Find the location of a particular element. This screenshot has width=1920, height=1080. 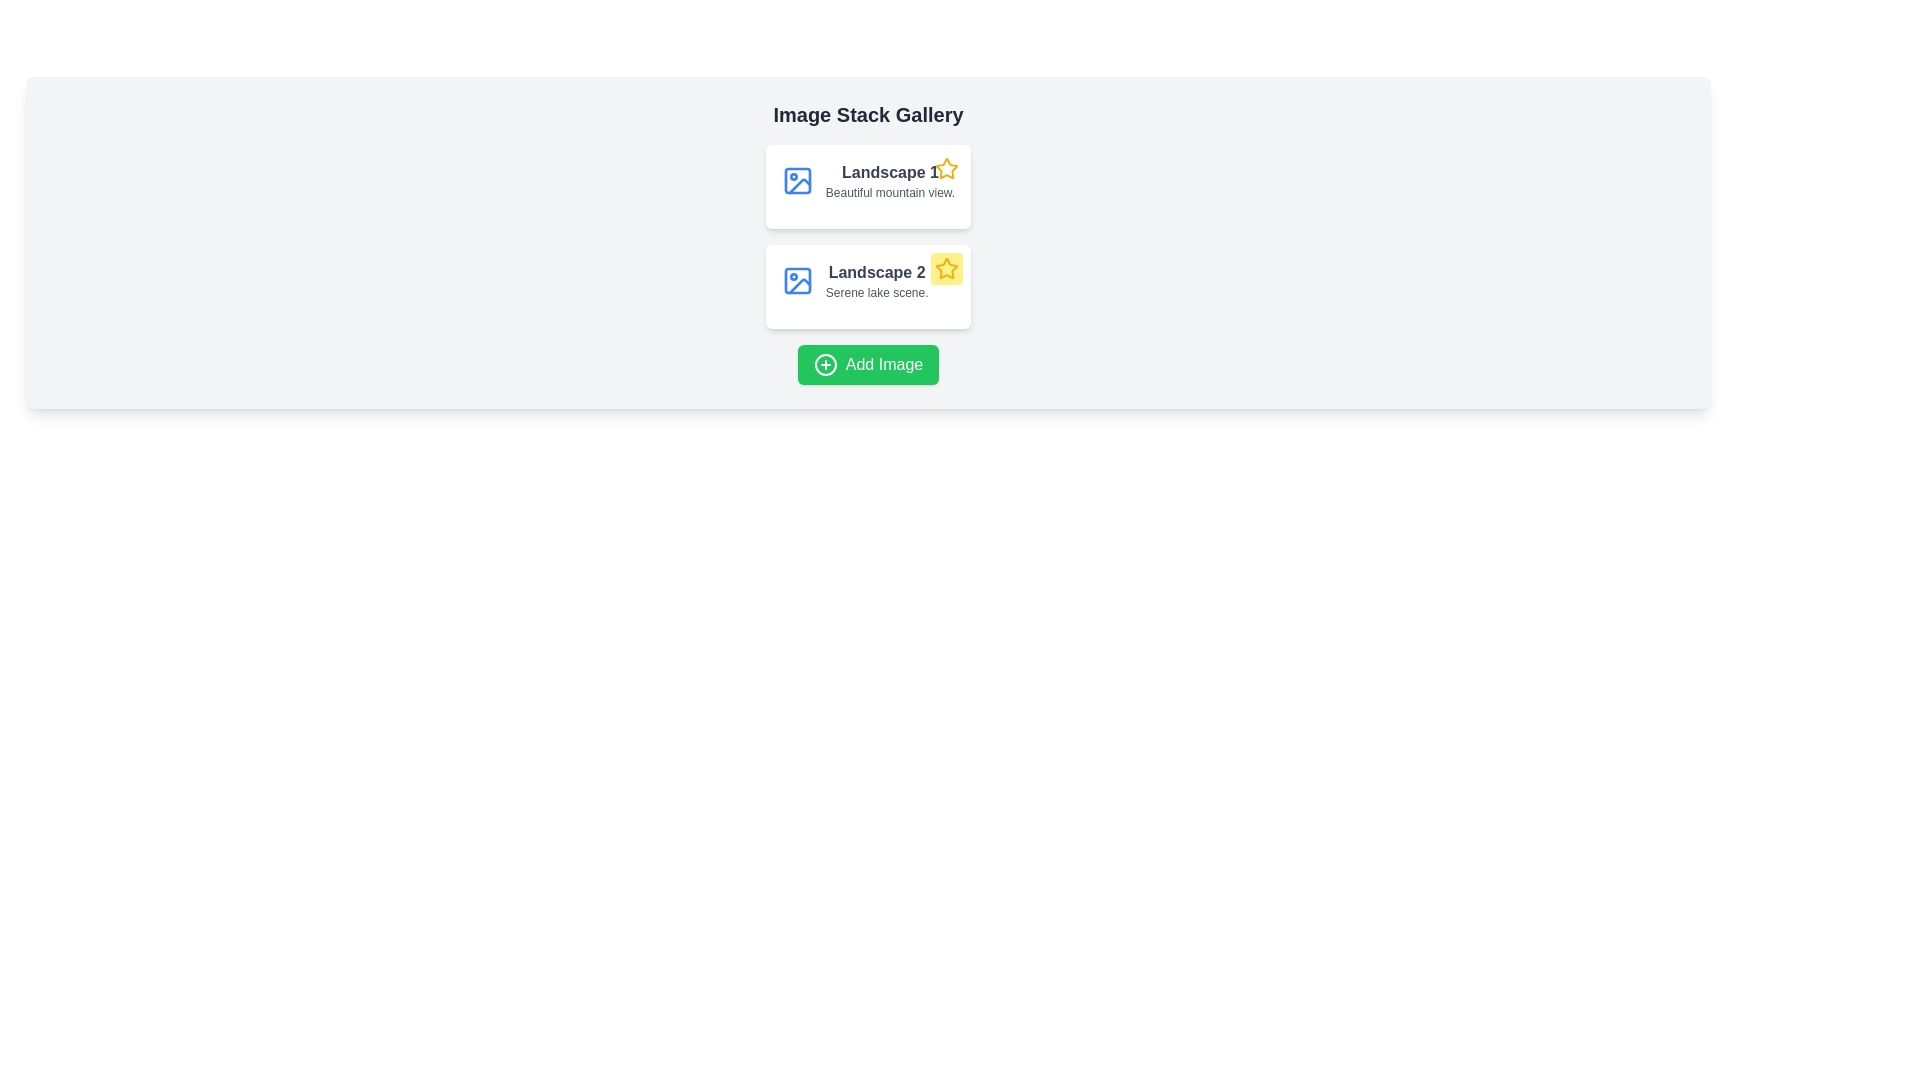

text from the second textual informative block in the Image Stack Gallery section, which displays 'Landscape 2' and 'Serene lake scene.' is located at coordinates (877, 281).